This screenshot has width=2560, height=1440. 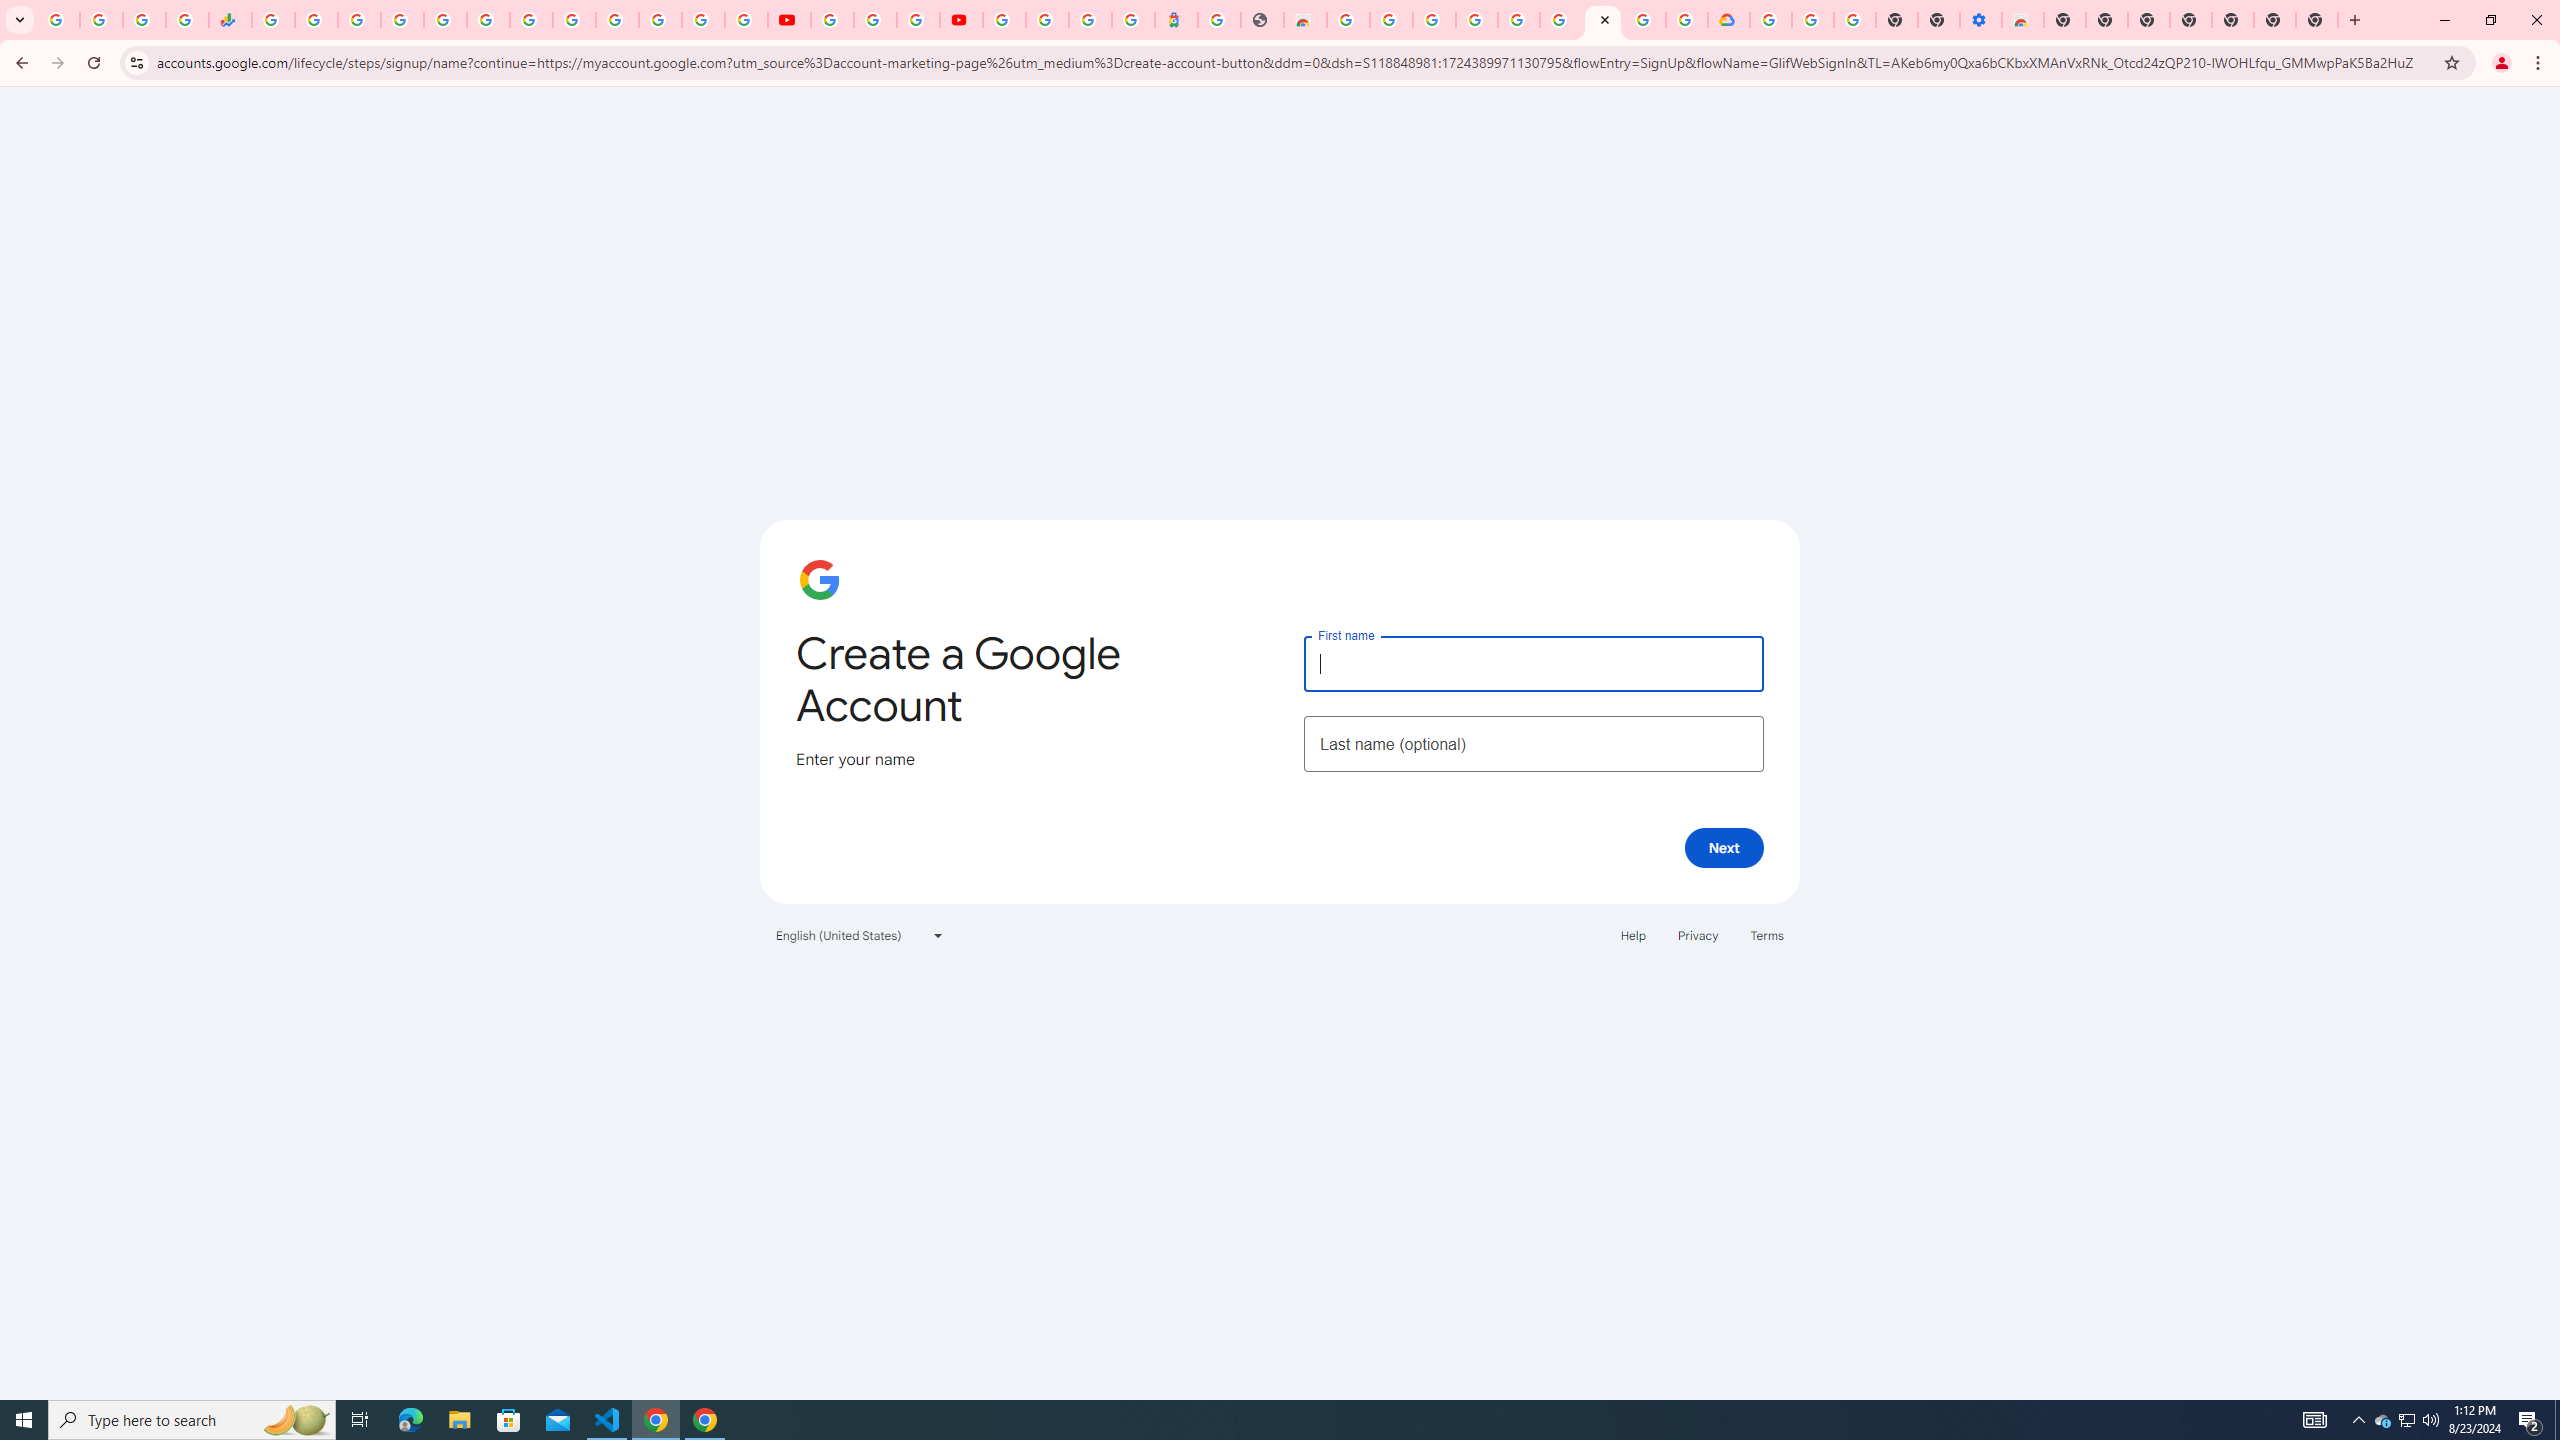 What do you see at coordinates (531, 19) in the screenshot?
I see `'Android TV Policies and Guidelines - Transparency Center'` at bounding box center [531, 19].